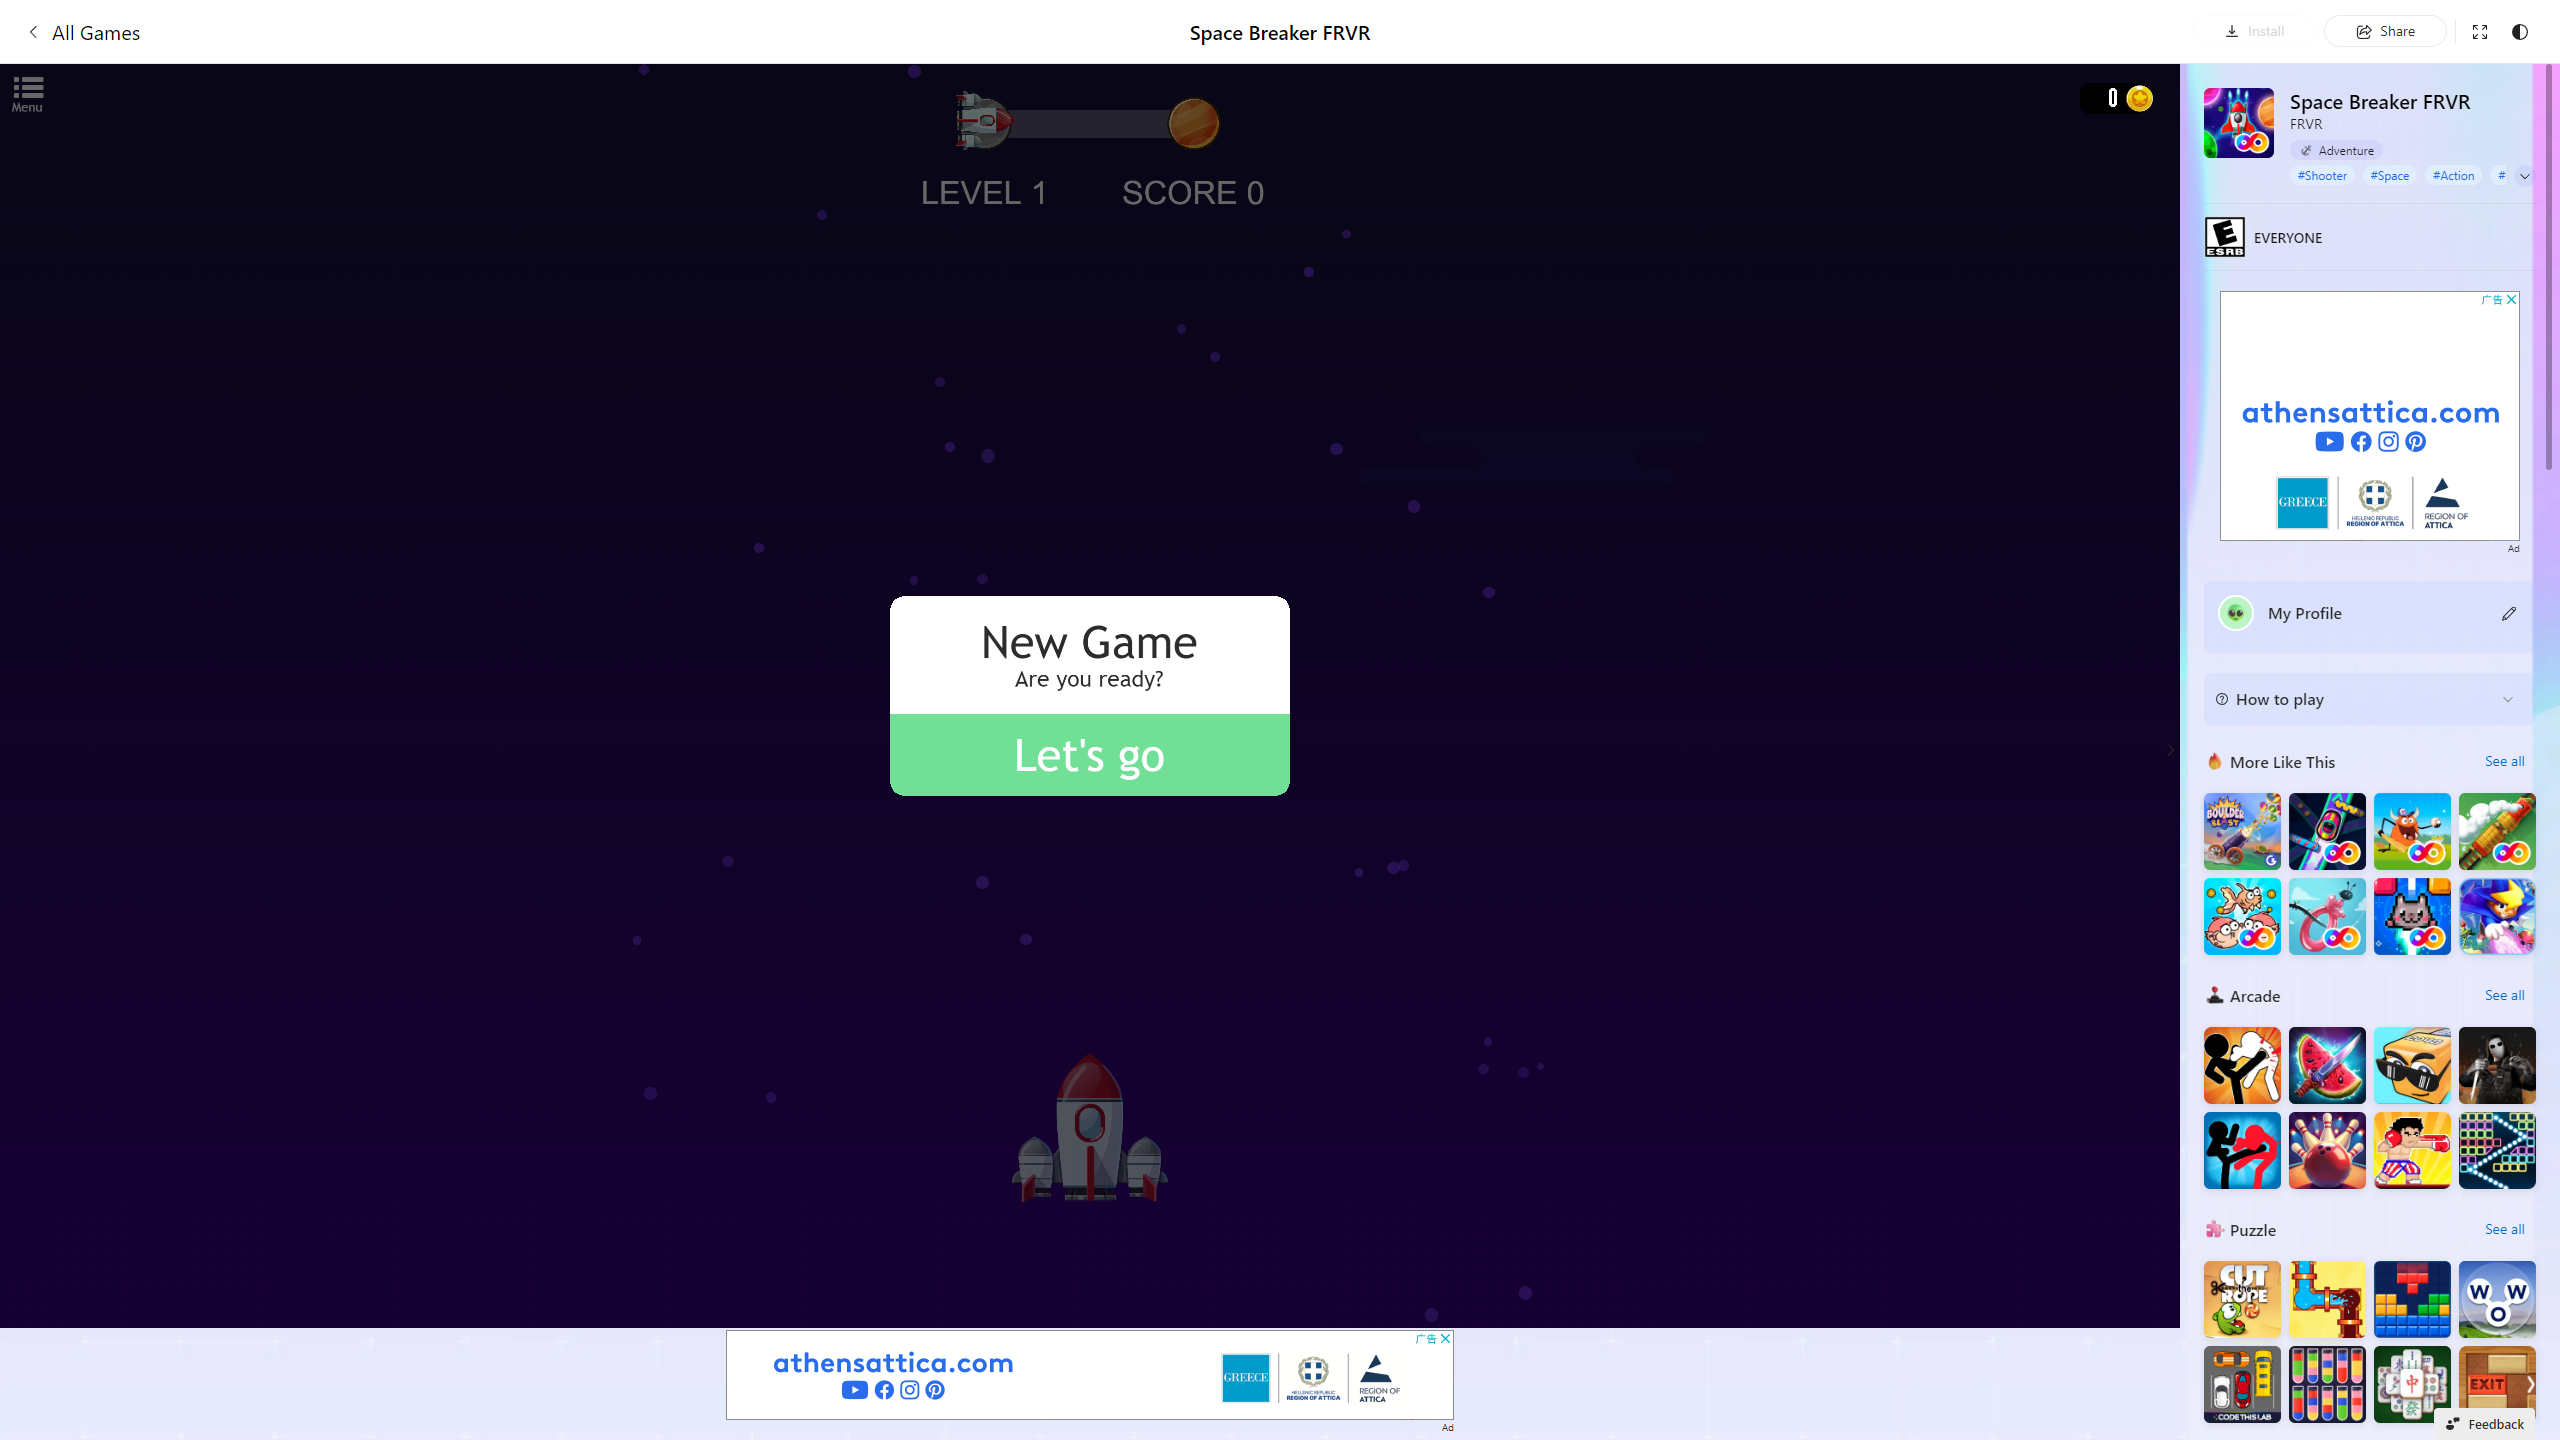 This screenshot has width=2560, height=1440. I want to click on 'See all', so click(2503, 1229).